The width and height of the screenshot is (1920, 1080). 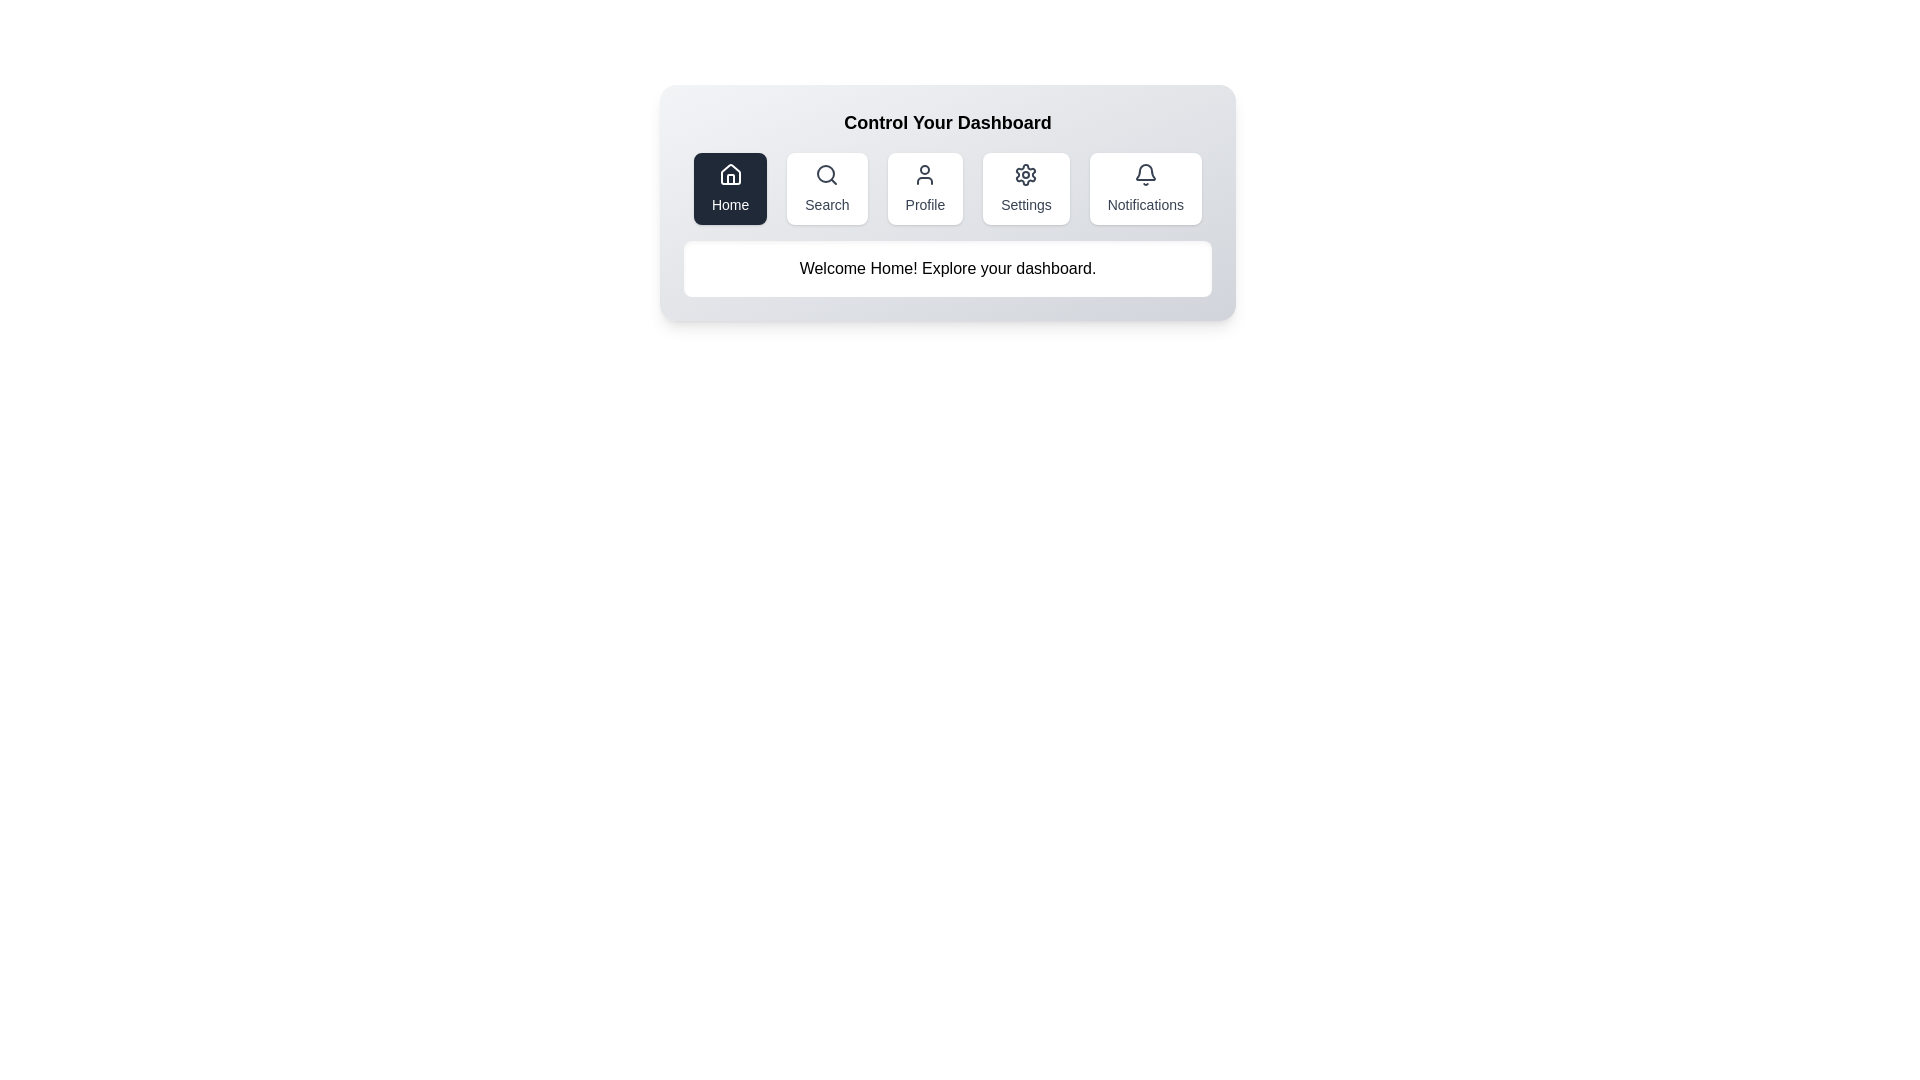 What do you see at coordinates (1026, 189) in the screenshot?
I see `the 'Settings' button, which has a white background, rounded corners, and a gear icon above the text 'Settings', located in the 'Control Your Dashboard' section` at bounding box center [1026, 189].